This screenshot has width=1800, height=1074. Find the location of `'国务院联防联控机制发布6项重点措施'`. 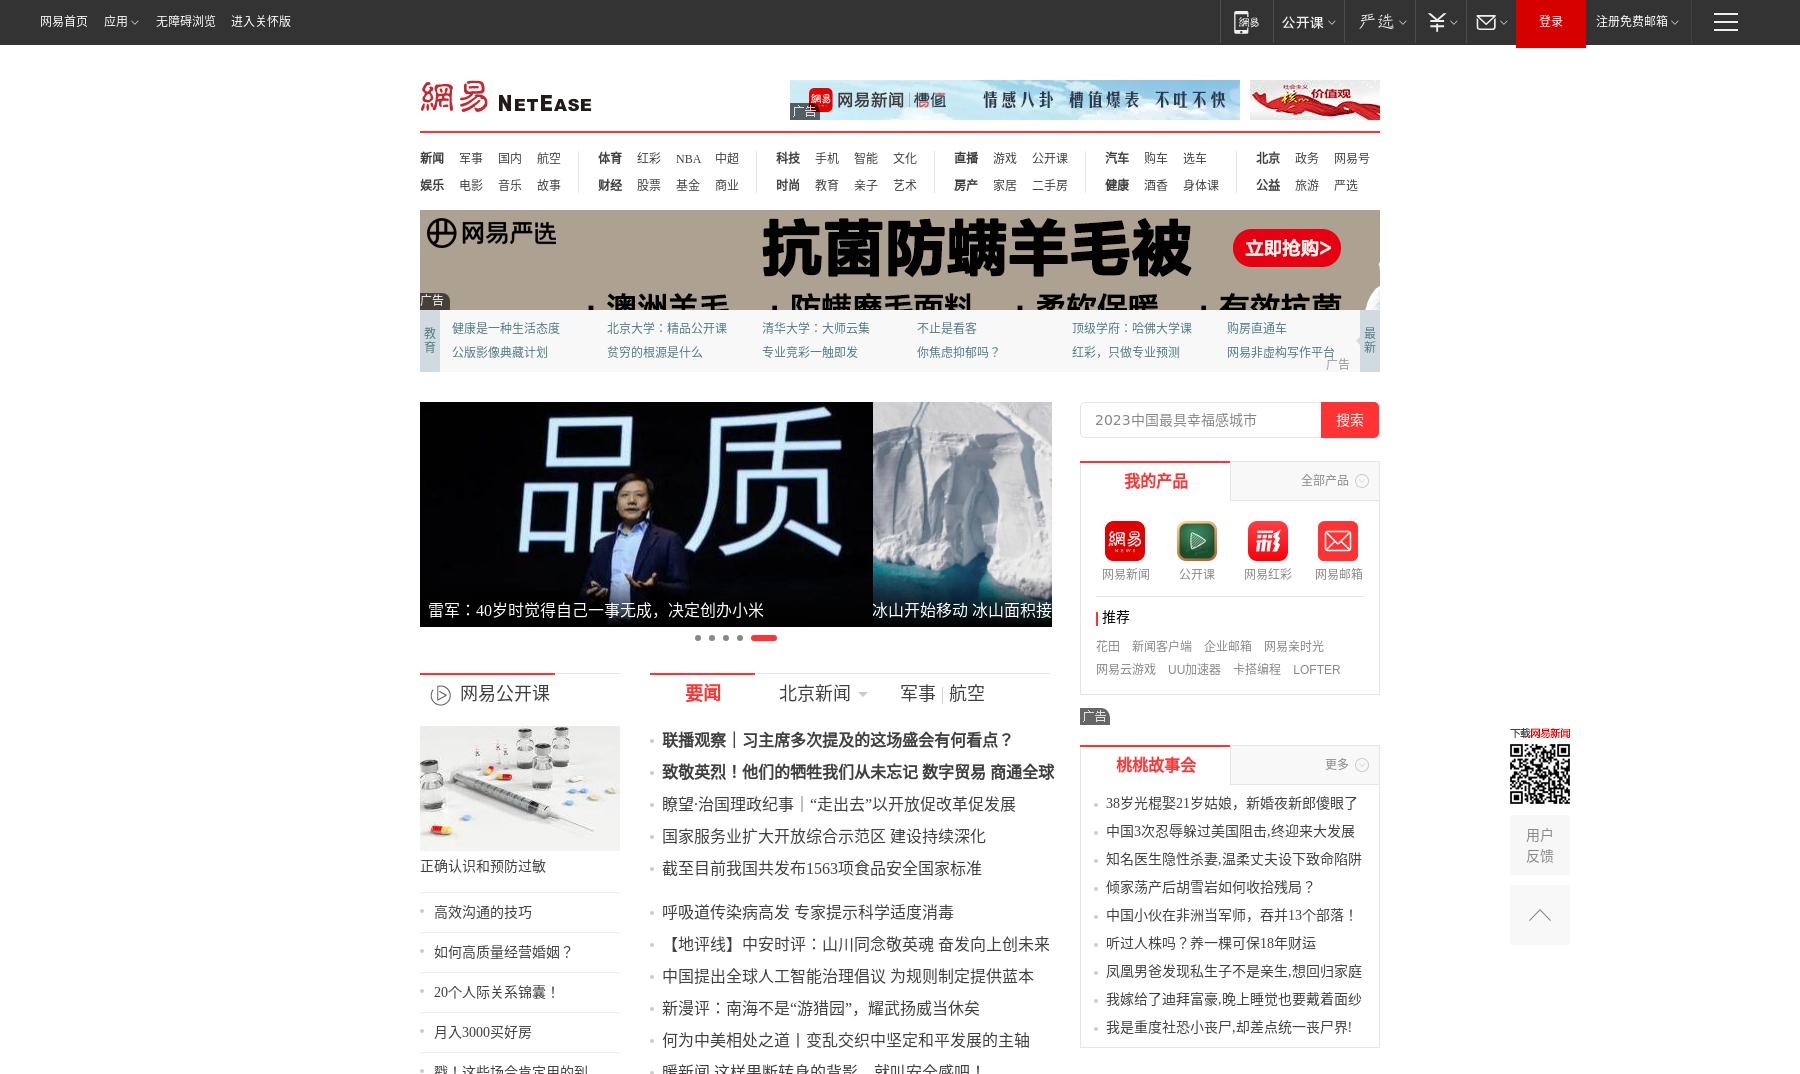

'国务院联防联控机制发布6项重点措施' is located at coordinates (731, 687).